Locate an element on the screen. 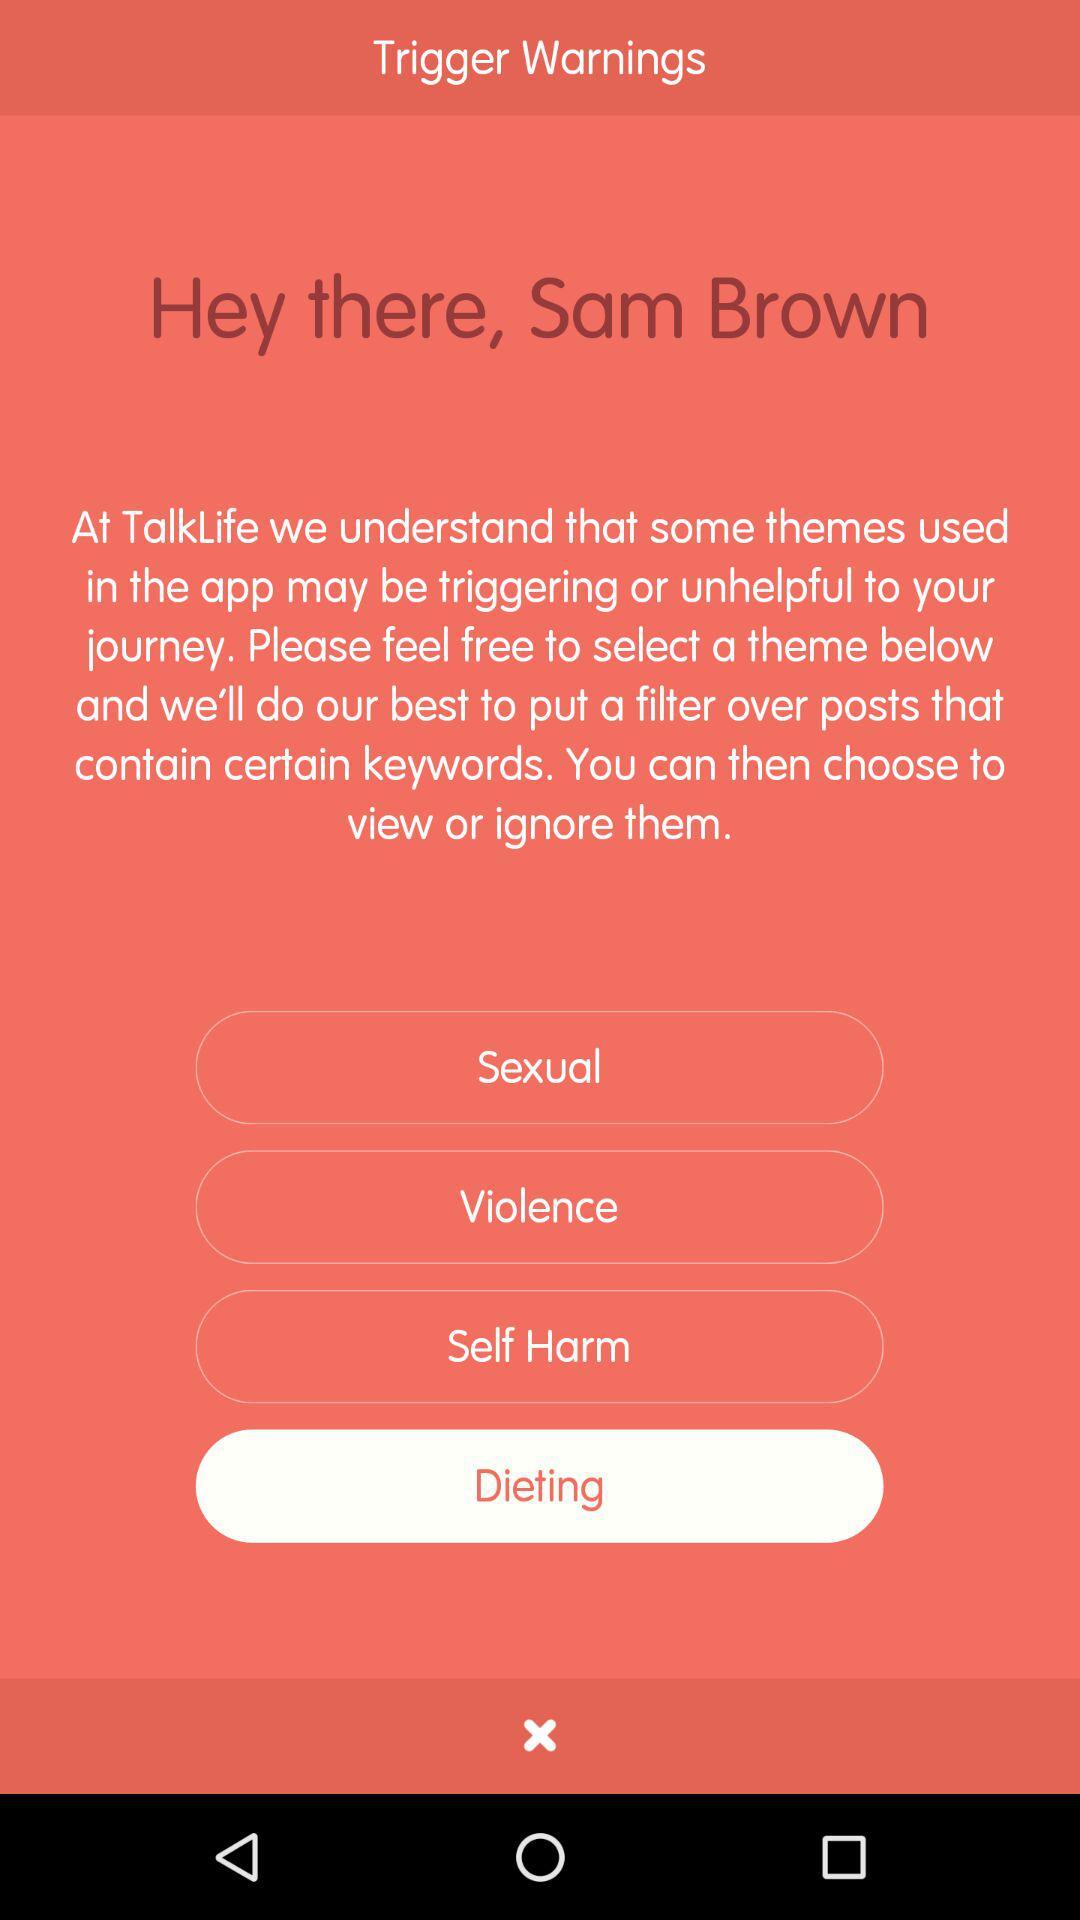 The width and height of the screenshot is (1080, 1920). self harm item is located at coordinates (538, 1346).